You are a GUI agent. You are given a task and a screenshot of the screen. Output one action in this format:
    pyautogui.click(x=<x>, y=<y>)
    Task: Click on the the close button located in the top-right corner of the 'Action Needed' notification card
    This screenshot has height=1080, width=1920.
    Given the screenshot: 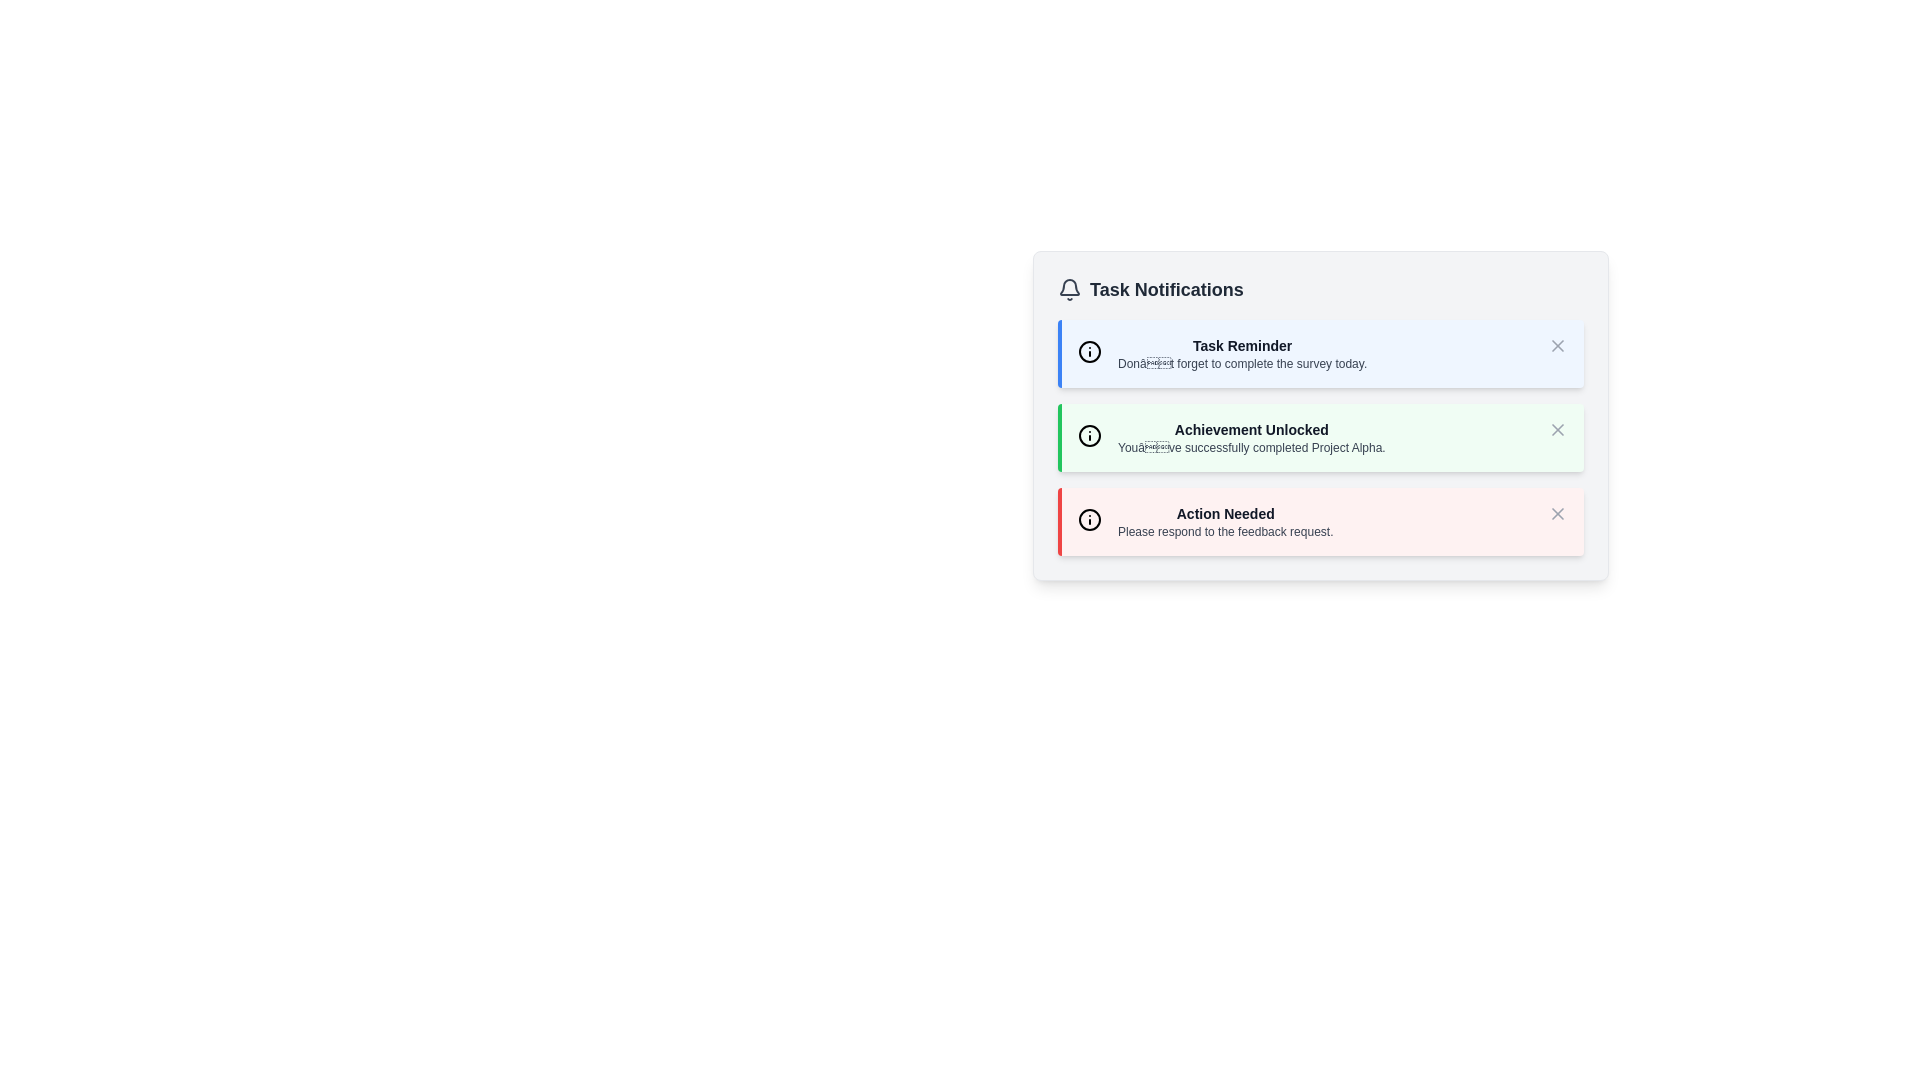 What is the action you would take?
    pyautogui.click(x=1557, y=512)
    